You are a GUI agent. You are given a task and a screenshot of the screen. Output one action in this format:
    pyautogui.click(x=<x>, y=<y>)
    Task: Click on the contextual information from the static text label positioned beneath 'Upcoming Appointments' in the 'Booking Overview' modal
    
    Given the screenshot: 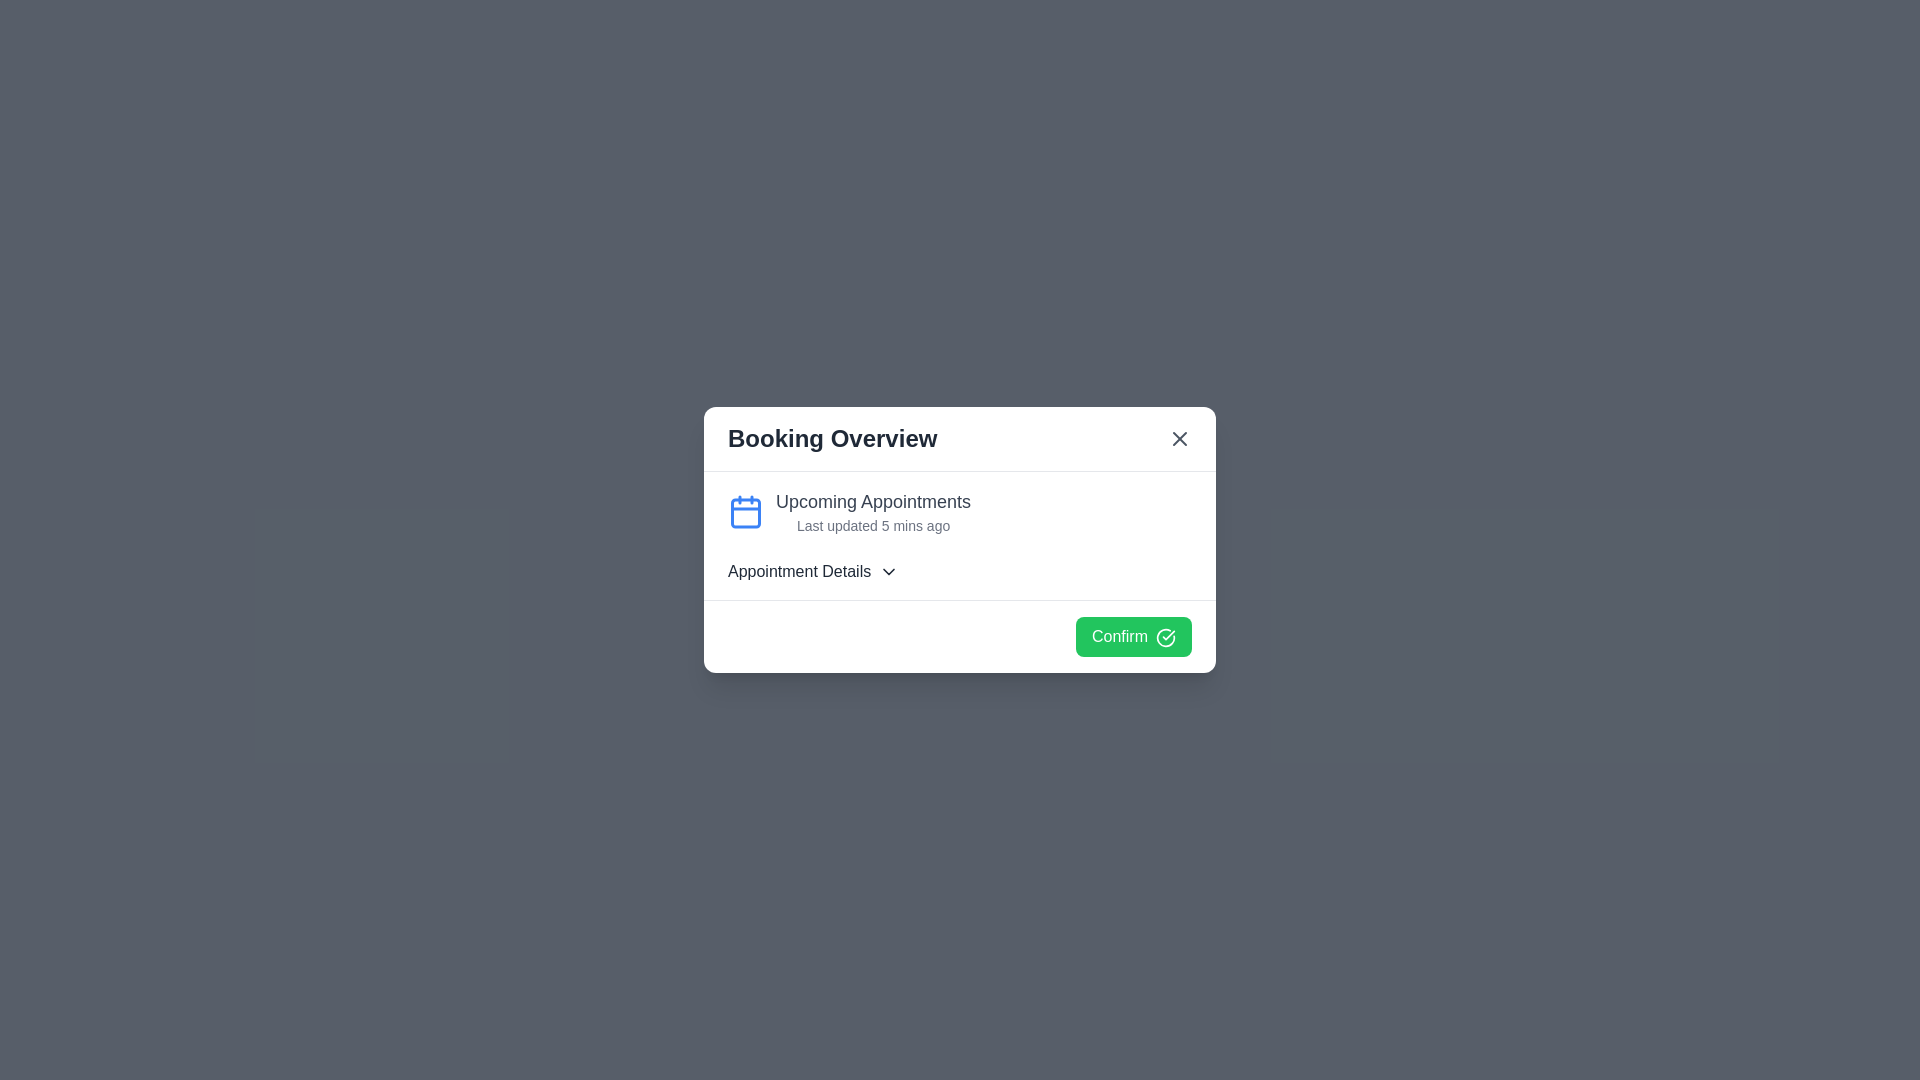 What is the action you would take?
    pyautogui.click(x=873, y=524)
    